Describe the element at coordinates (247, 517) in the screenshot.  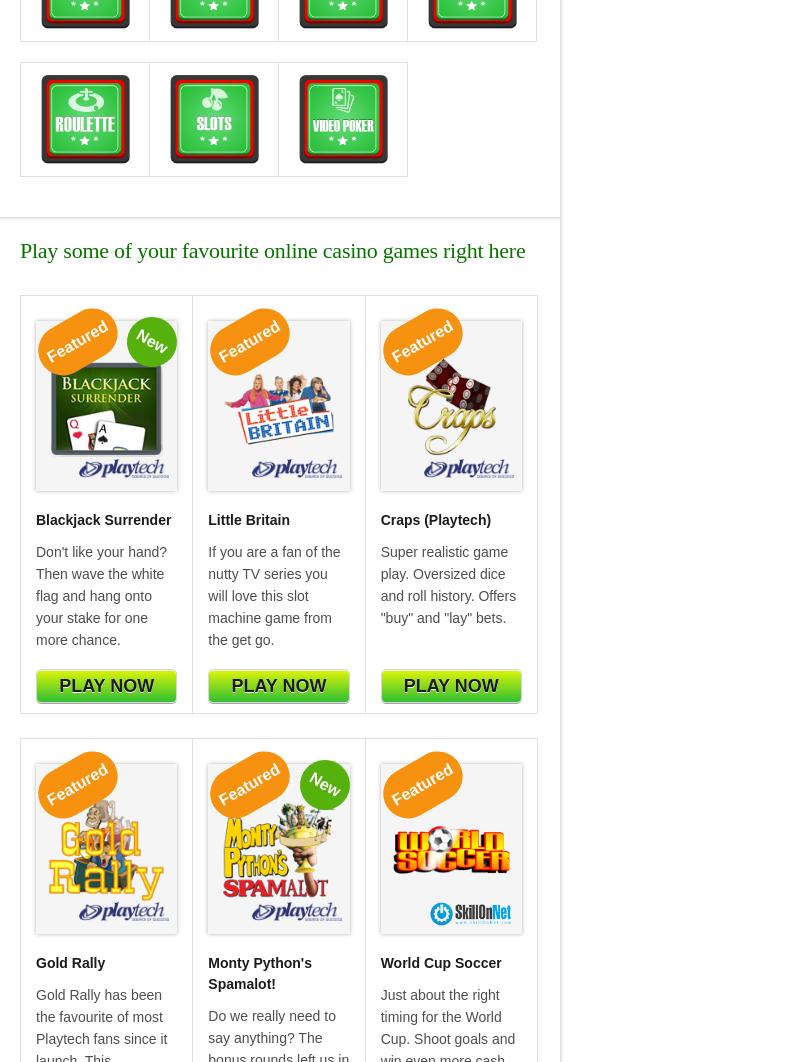
I see `'Little Britain'` at that location.